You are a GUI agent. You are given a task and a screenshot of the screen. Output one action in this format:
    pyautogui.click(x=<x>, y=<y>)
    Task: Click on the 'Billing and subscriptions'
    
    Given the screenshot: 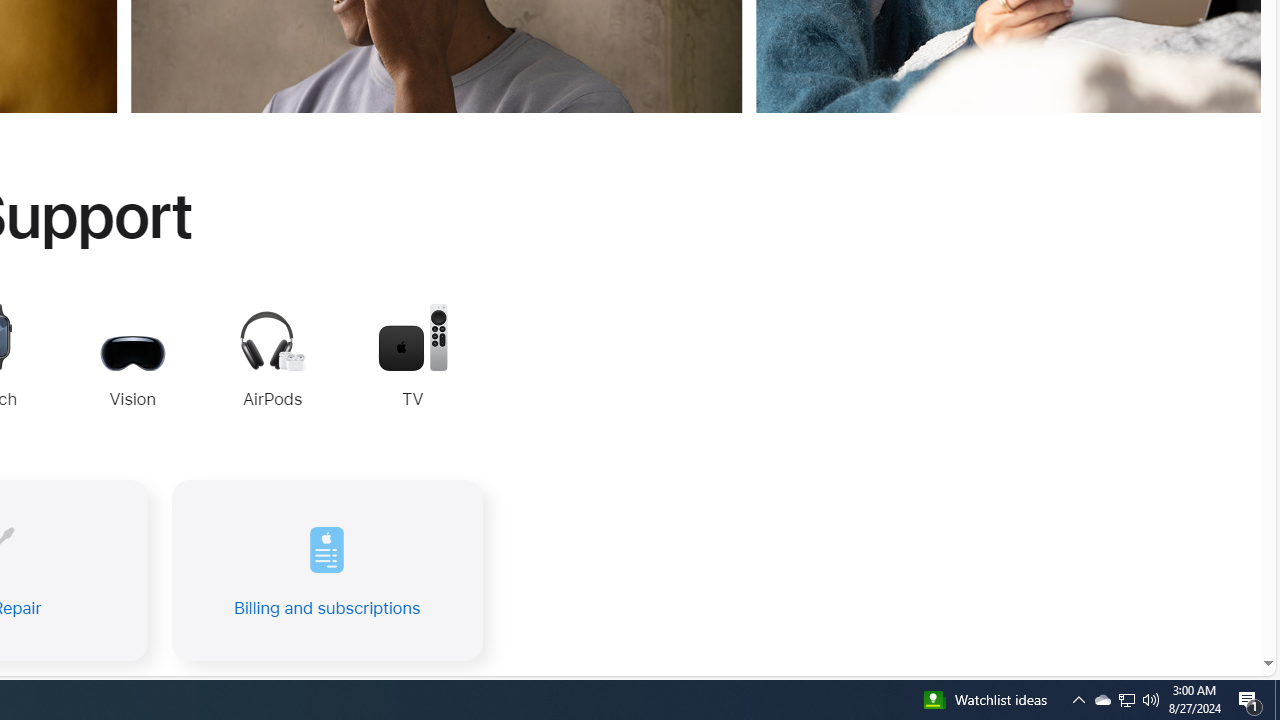 What is the action you would take?
    pyautogui.click(x=327, y=570)
    